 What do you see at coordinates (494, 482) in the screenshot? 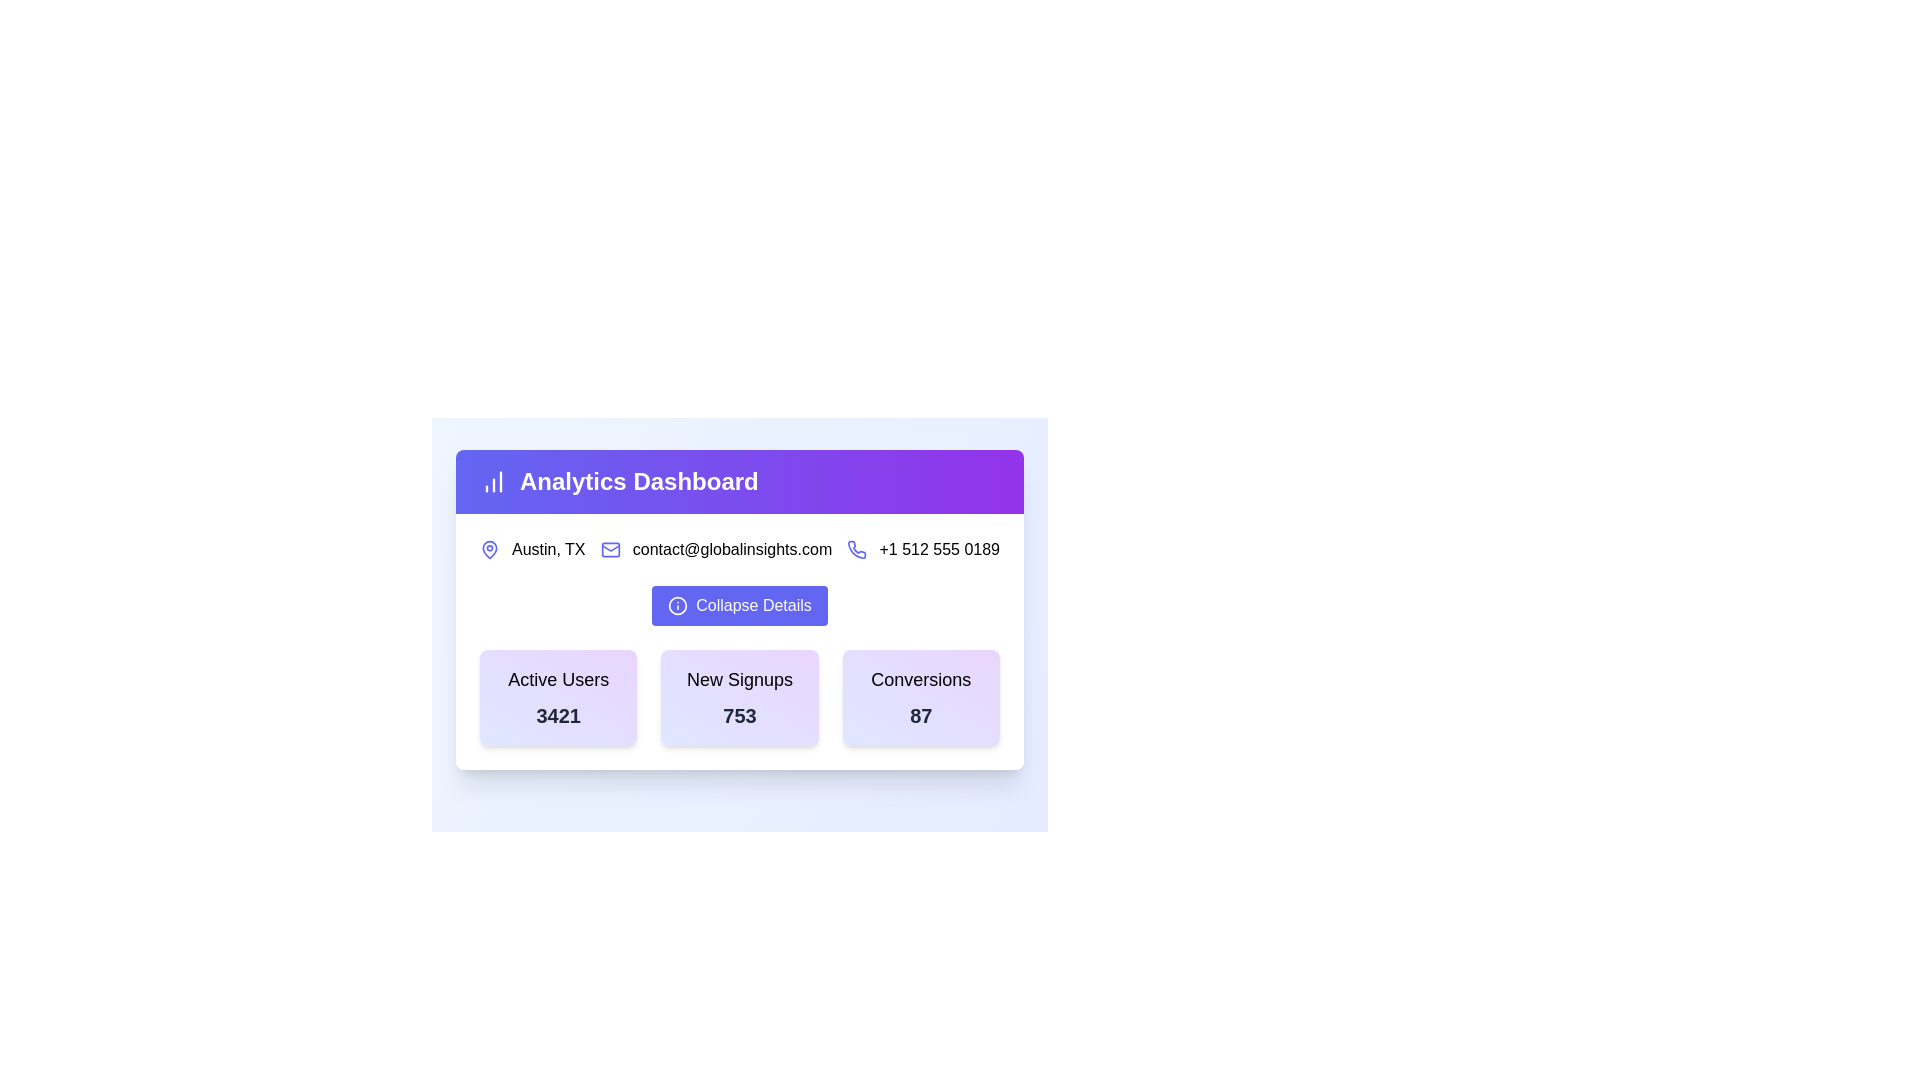
I see `the column chart icon with a purple background located at the top-left corner of the 'Analytics Dashboard' header bar` at bounding box center [494, 482].